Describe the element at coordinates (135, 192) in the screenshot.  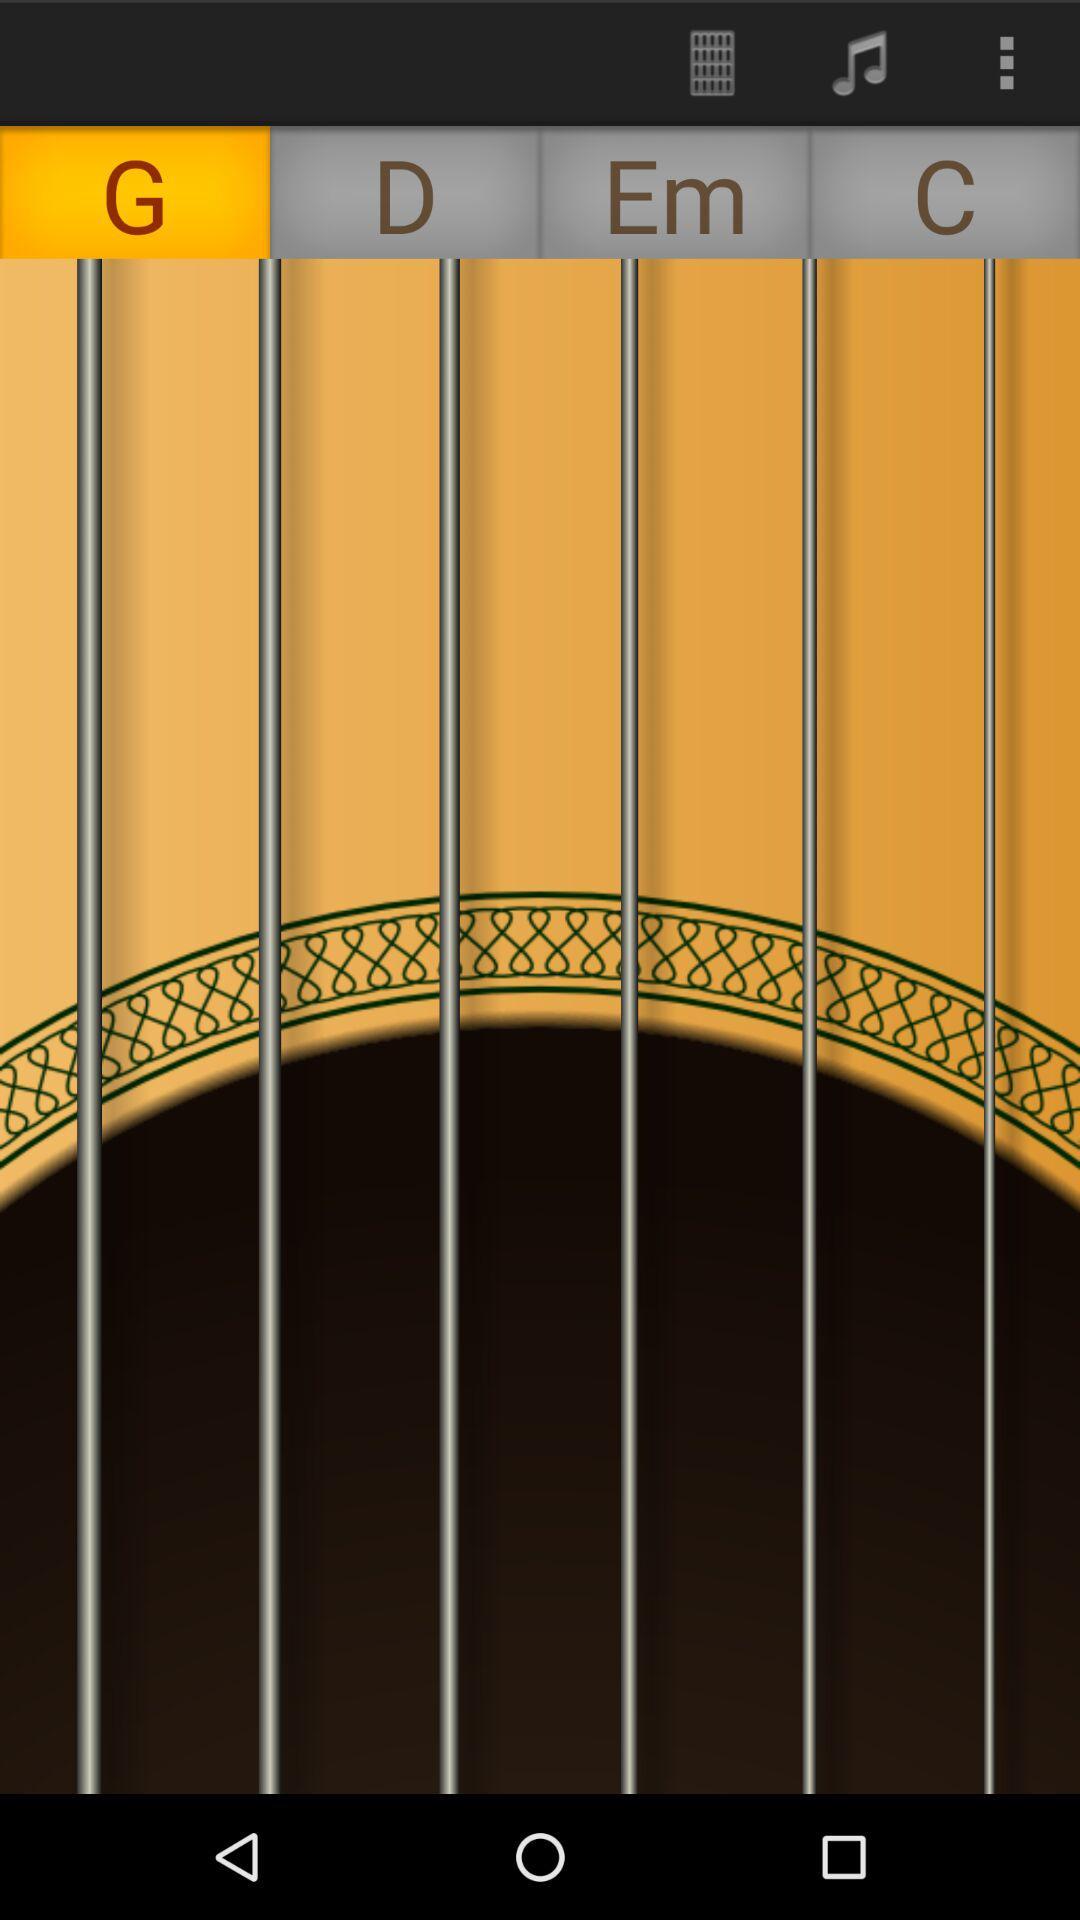
I see `the item at the top left corner` at that location.